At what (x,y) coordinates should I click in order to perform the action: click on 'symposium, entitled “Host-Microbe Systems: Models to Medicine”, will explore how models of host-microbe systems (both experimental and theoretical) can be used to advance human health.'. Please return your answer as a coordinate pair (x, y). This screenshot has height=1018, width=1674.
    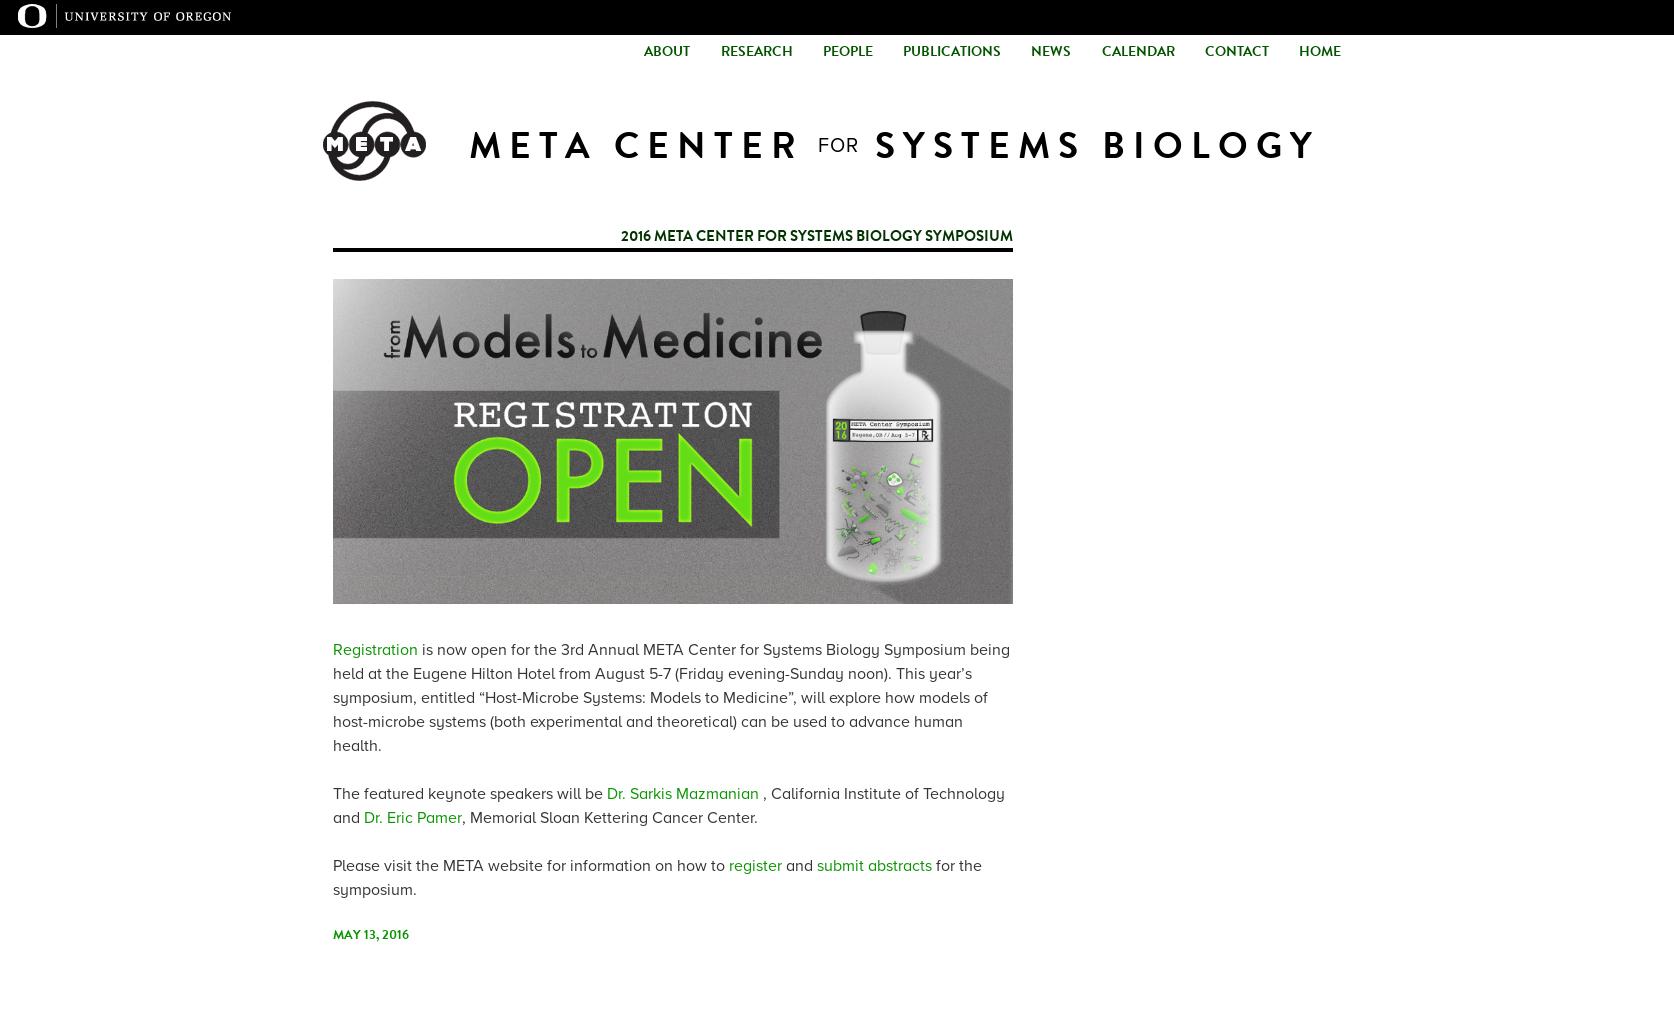
    Looking at the image, I should click on (332, 720).